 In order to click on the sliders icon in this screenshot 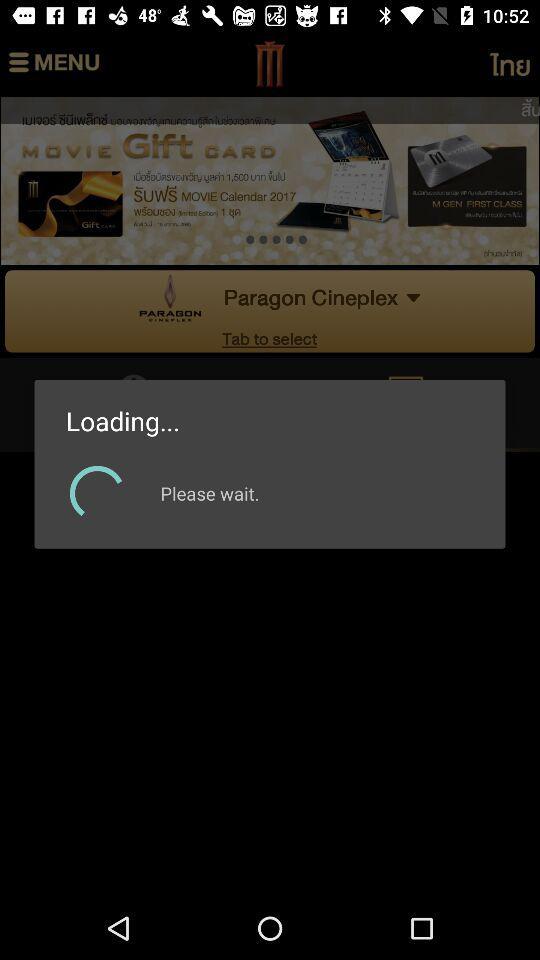, I will do `click(54, 64)`.